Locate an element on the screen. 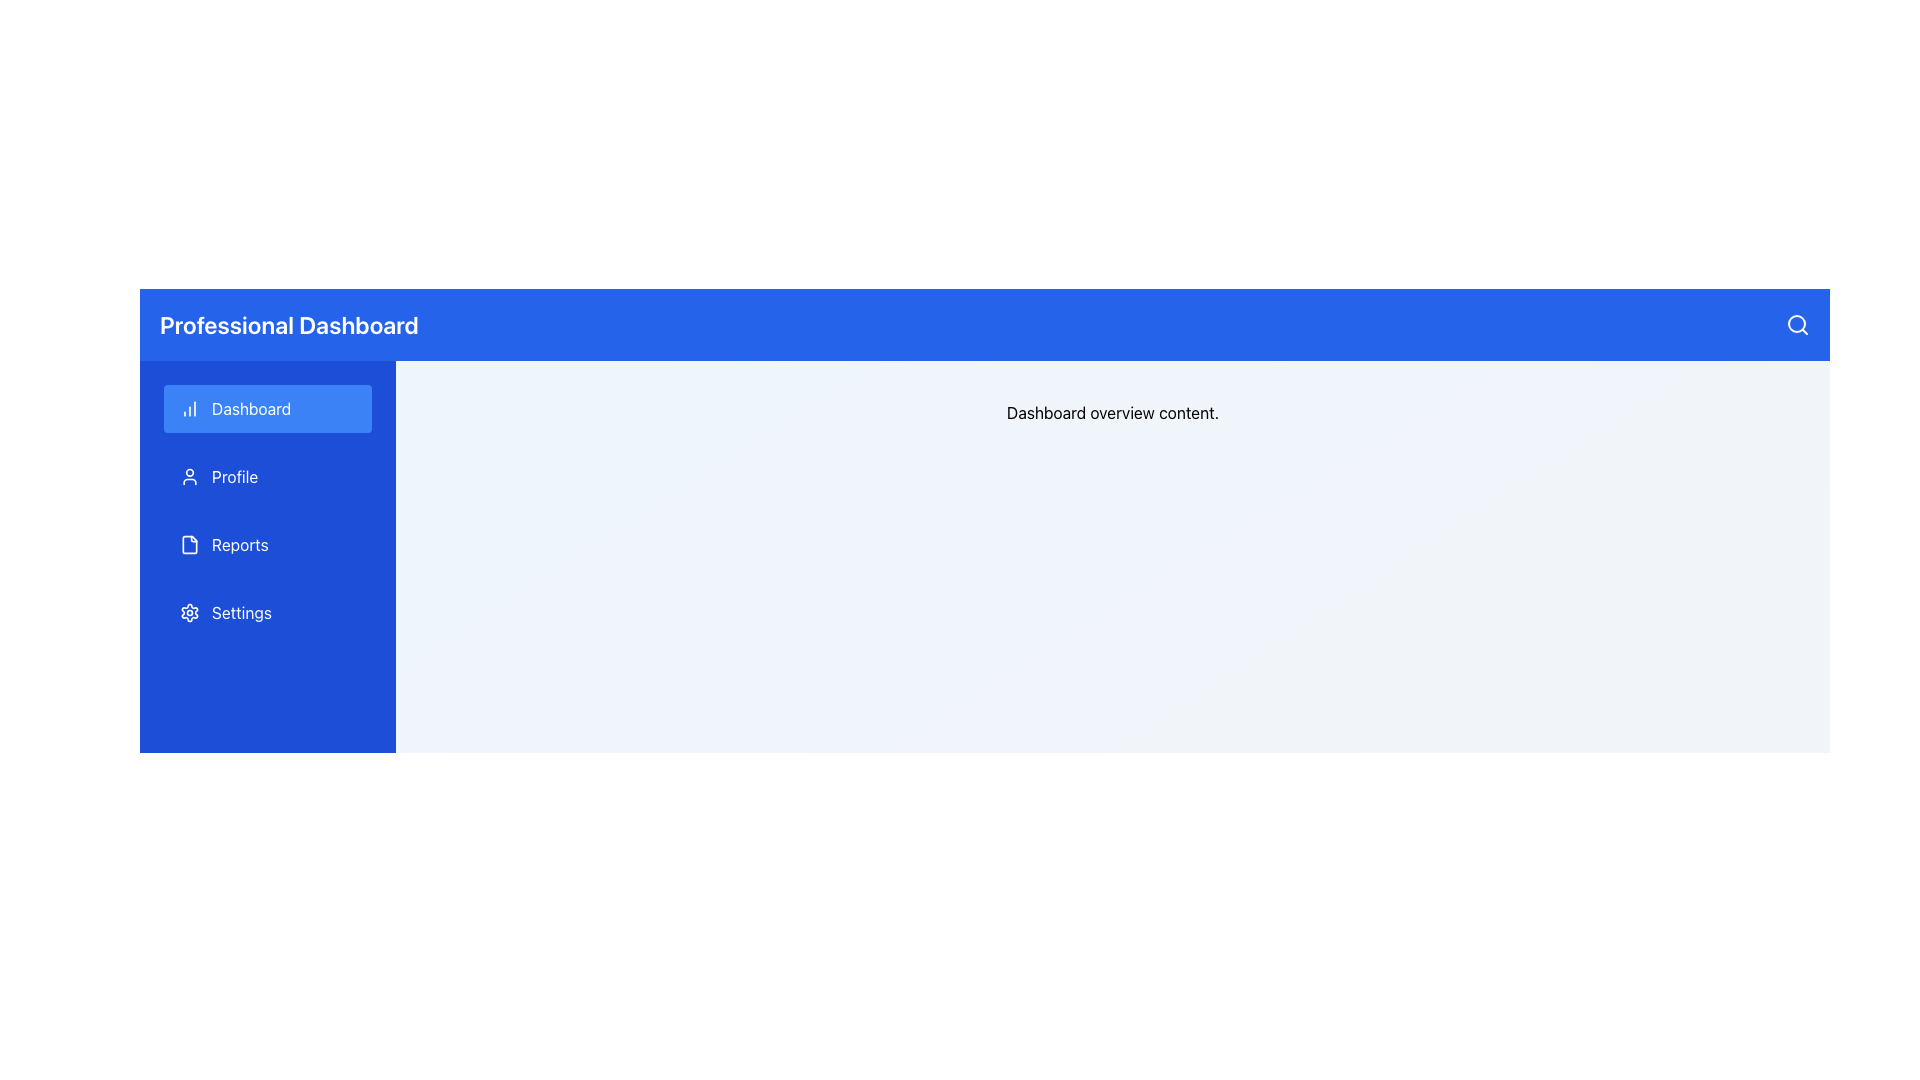  the title text element located on the left side of the blue header bar, which indicates the purpose of the page is located at coordinates (288, 323).